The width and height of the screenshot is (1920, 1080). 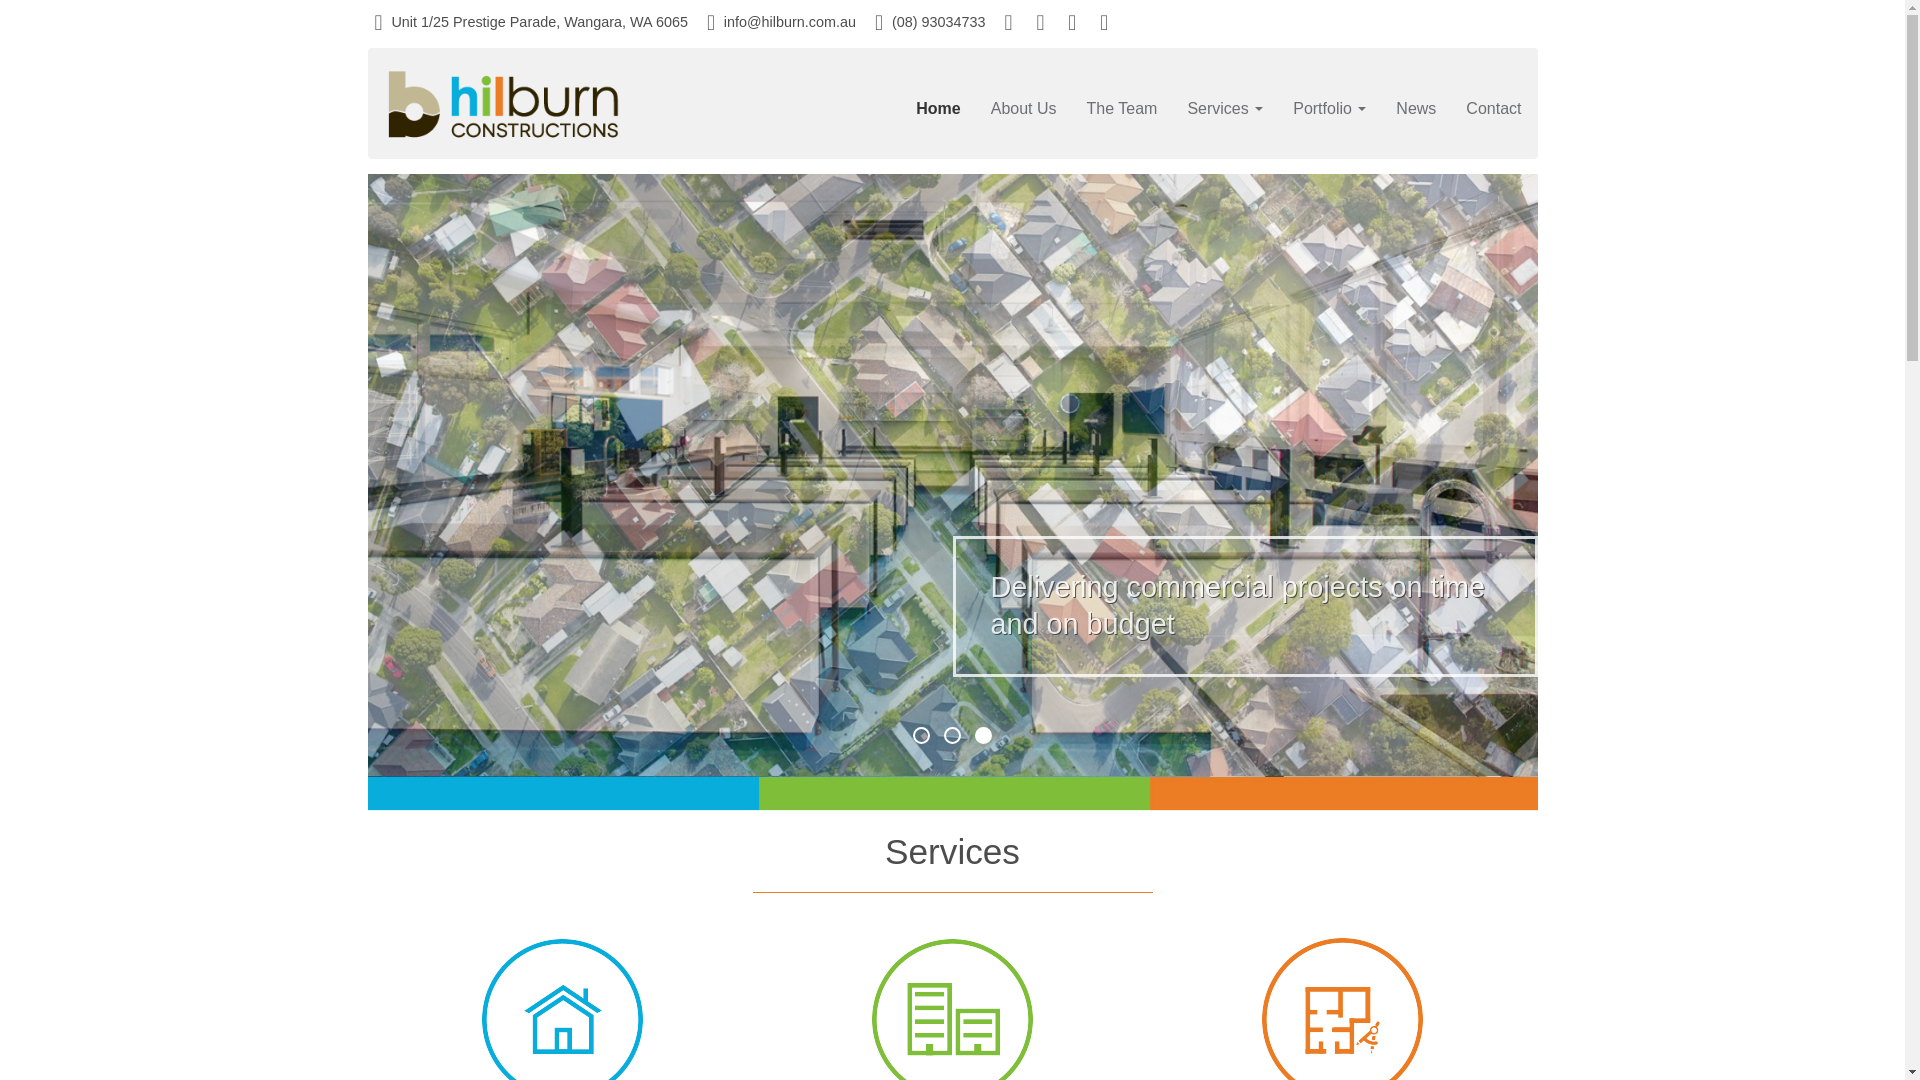 I want to click on '2', so click(x=951, y=735).